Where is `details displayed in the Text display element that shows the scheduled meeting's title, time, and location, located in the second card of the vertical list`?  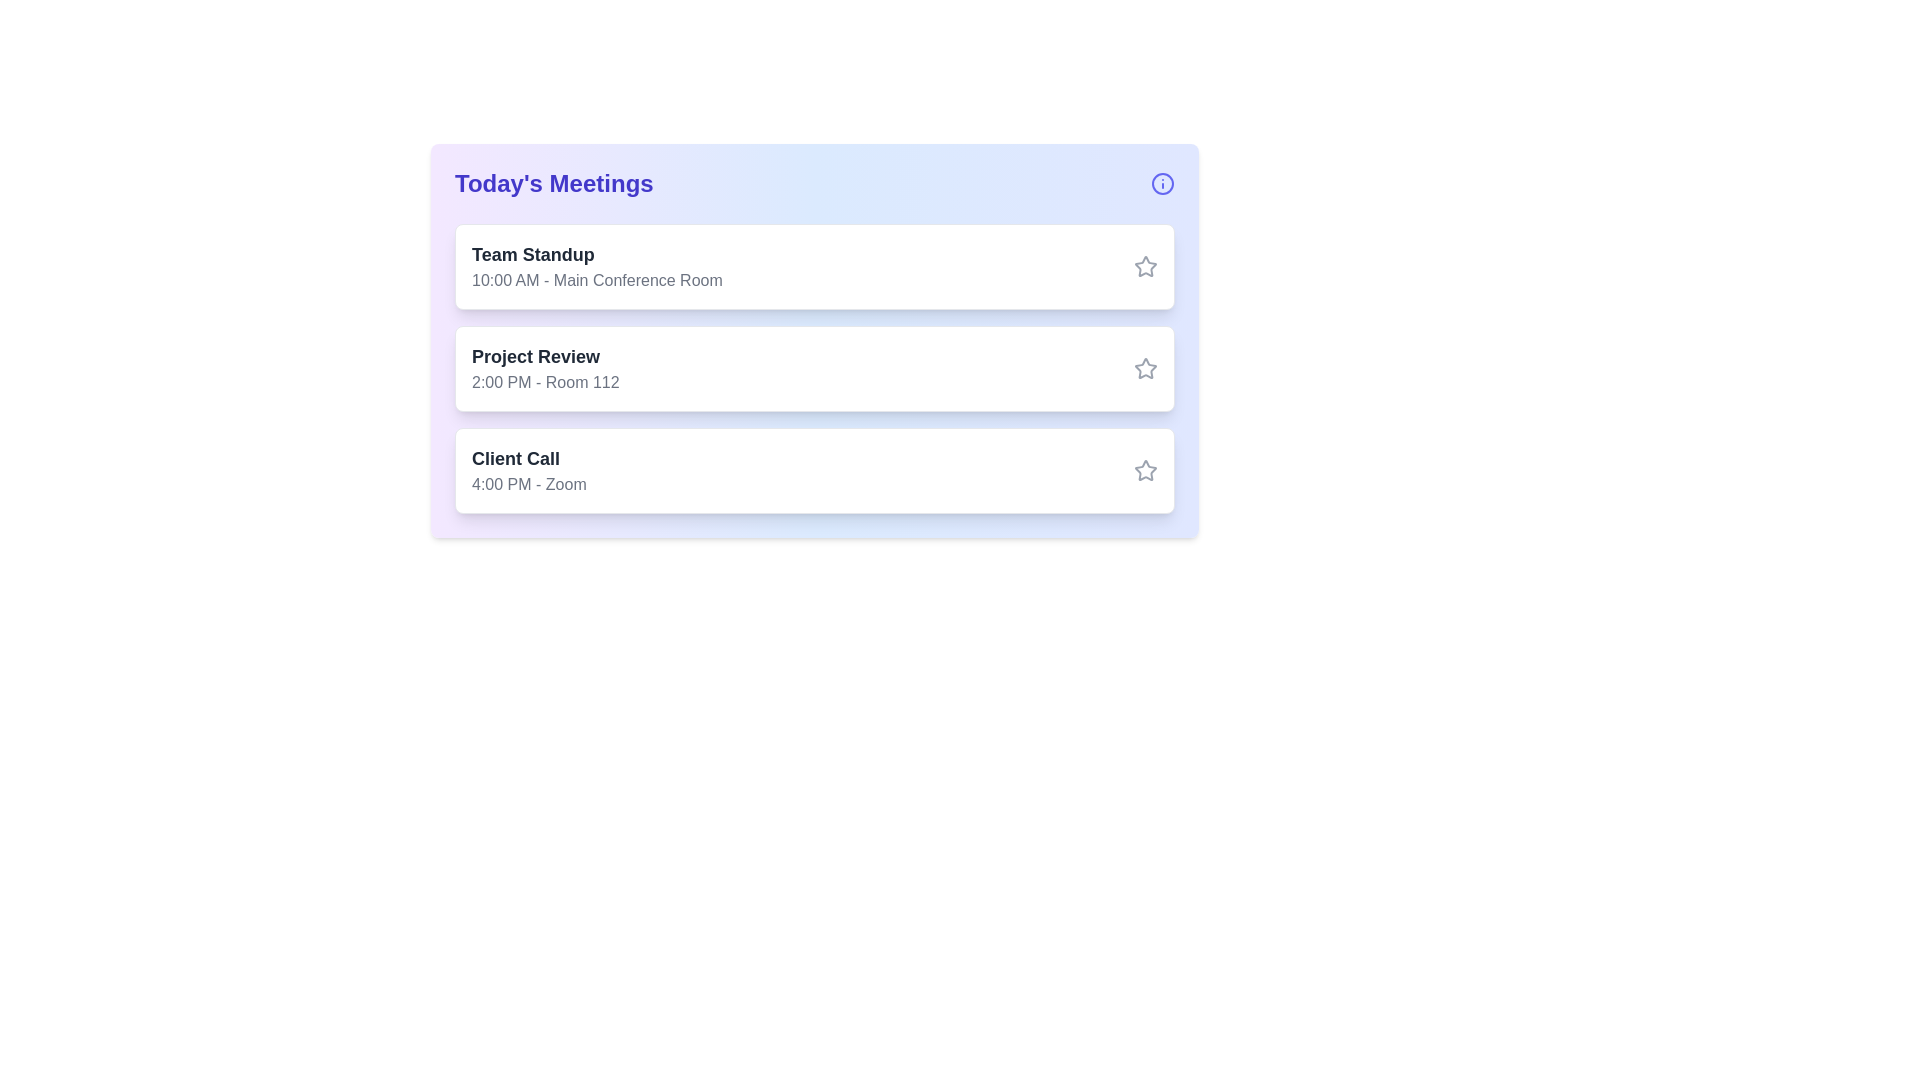 details displayed in the Text display element that shows the scheduled meeting's title, time, and location, located in the second card of the vertical list is located at coordinates (545, 369).